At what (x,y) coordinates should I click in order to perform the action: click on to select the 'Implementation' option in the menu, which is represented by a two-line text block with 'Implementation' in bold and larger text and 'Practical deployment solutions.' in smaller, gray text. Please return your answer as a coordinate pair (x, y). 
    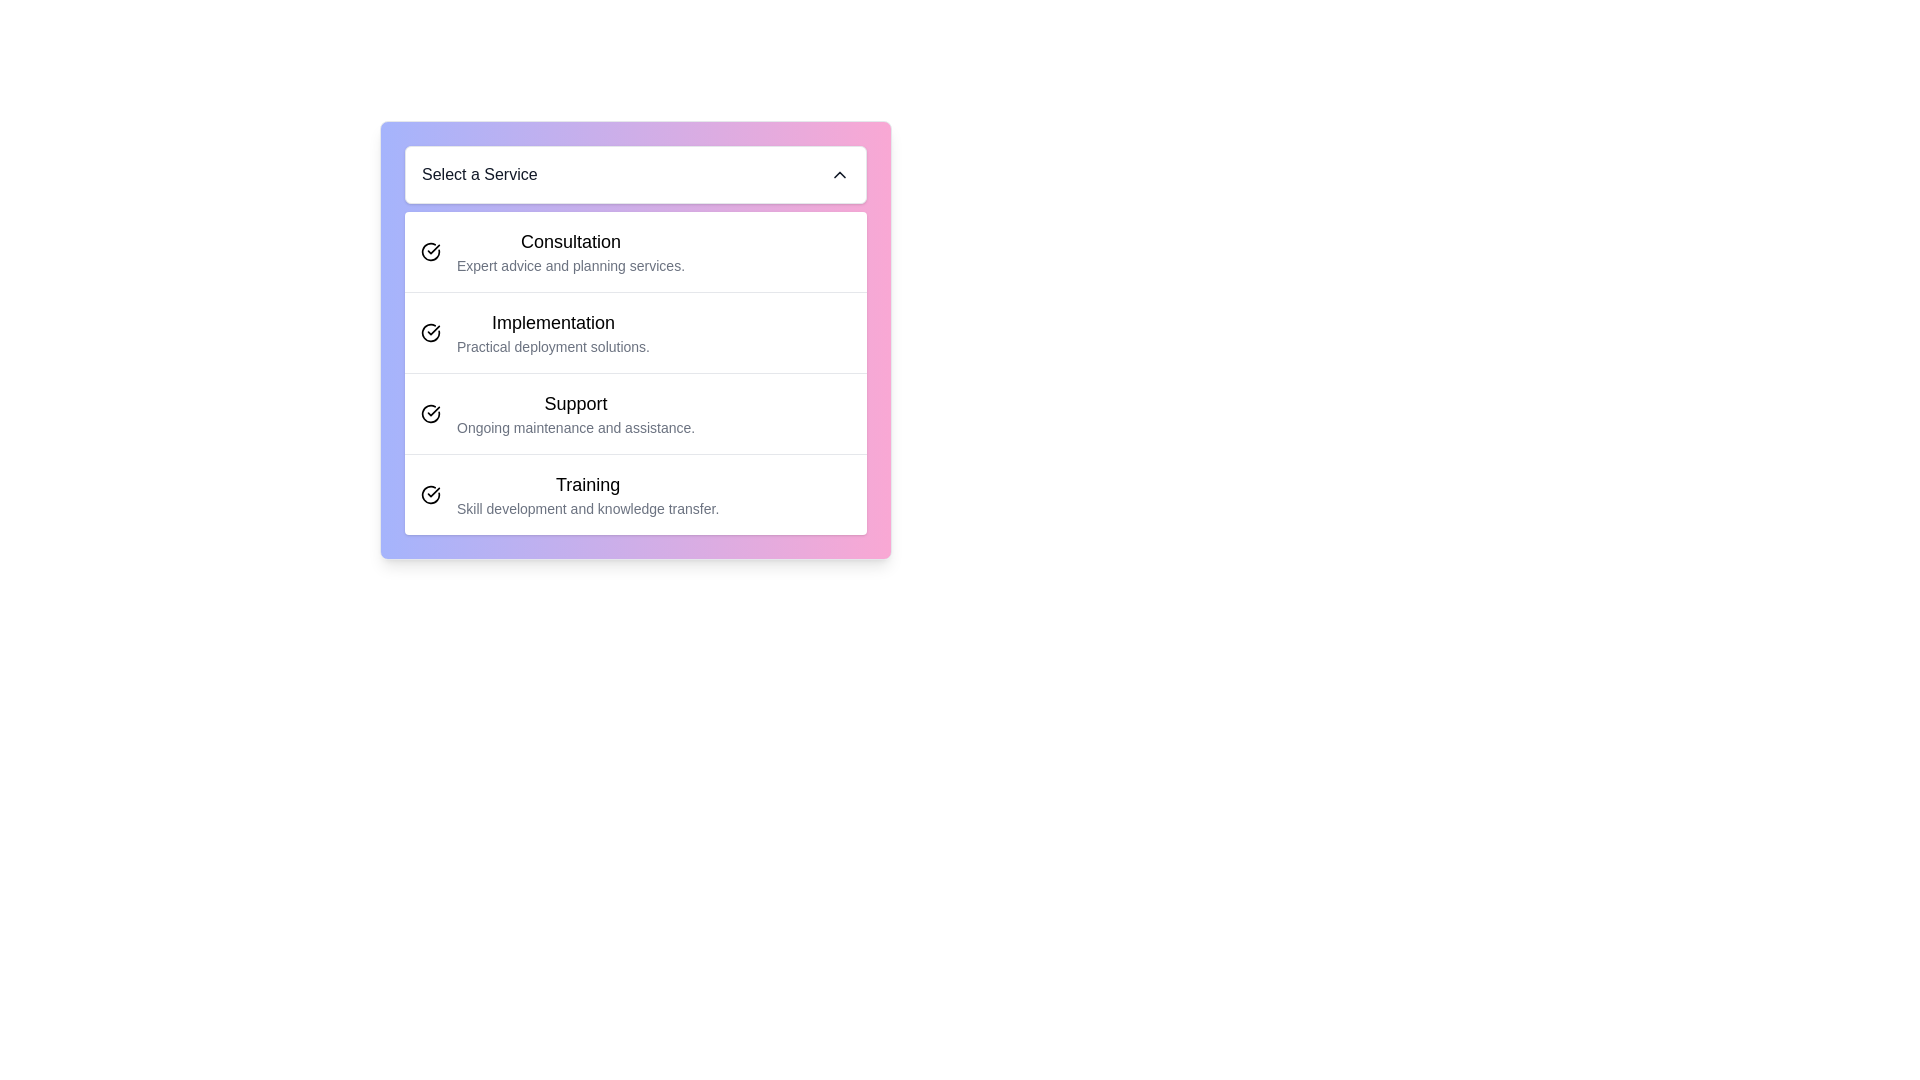
    Looking at the image, I should click on (553, 331).